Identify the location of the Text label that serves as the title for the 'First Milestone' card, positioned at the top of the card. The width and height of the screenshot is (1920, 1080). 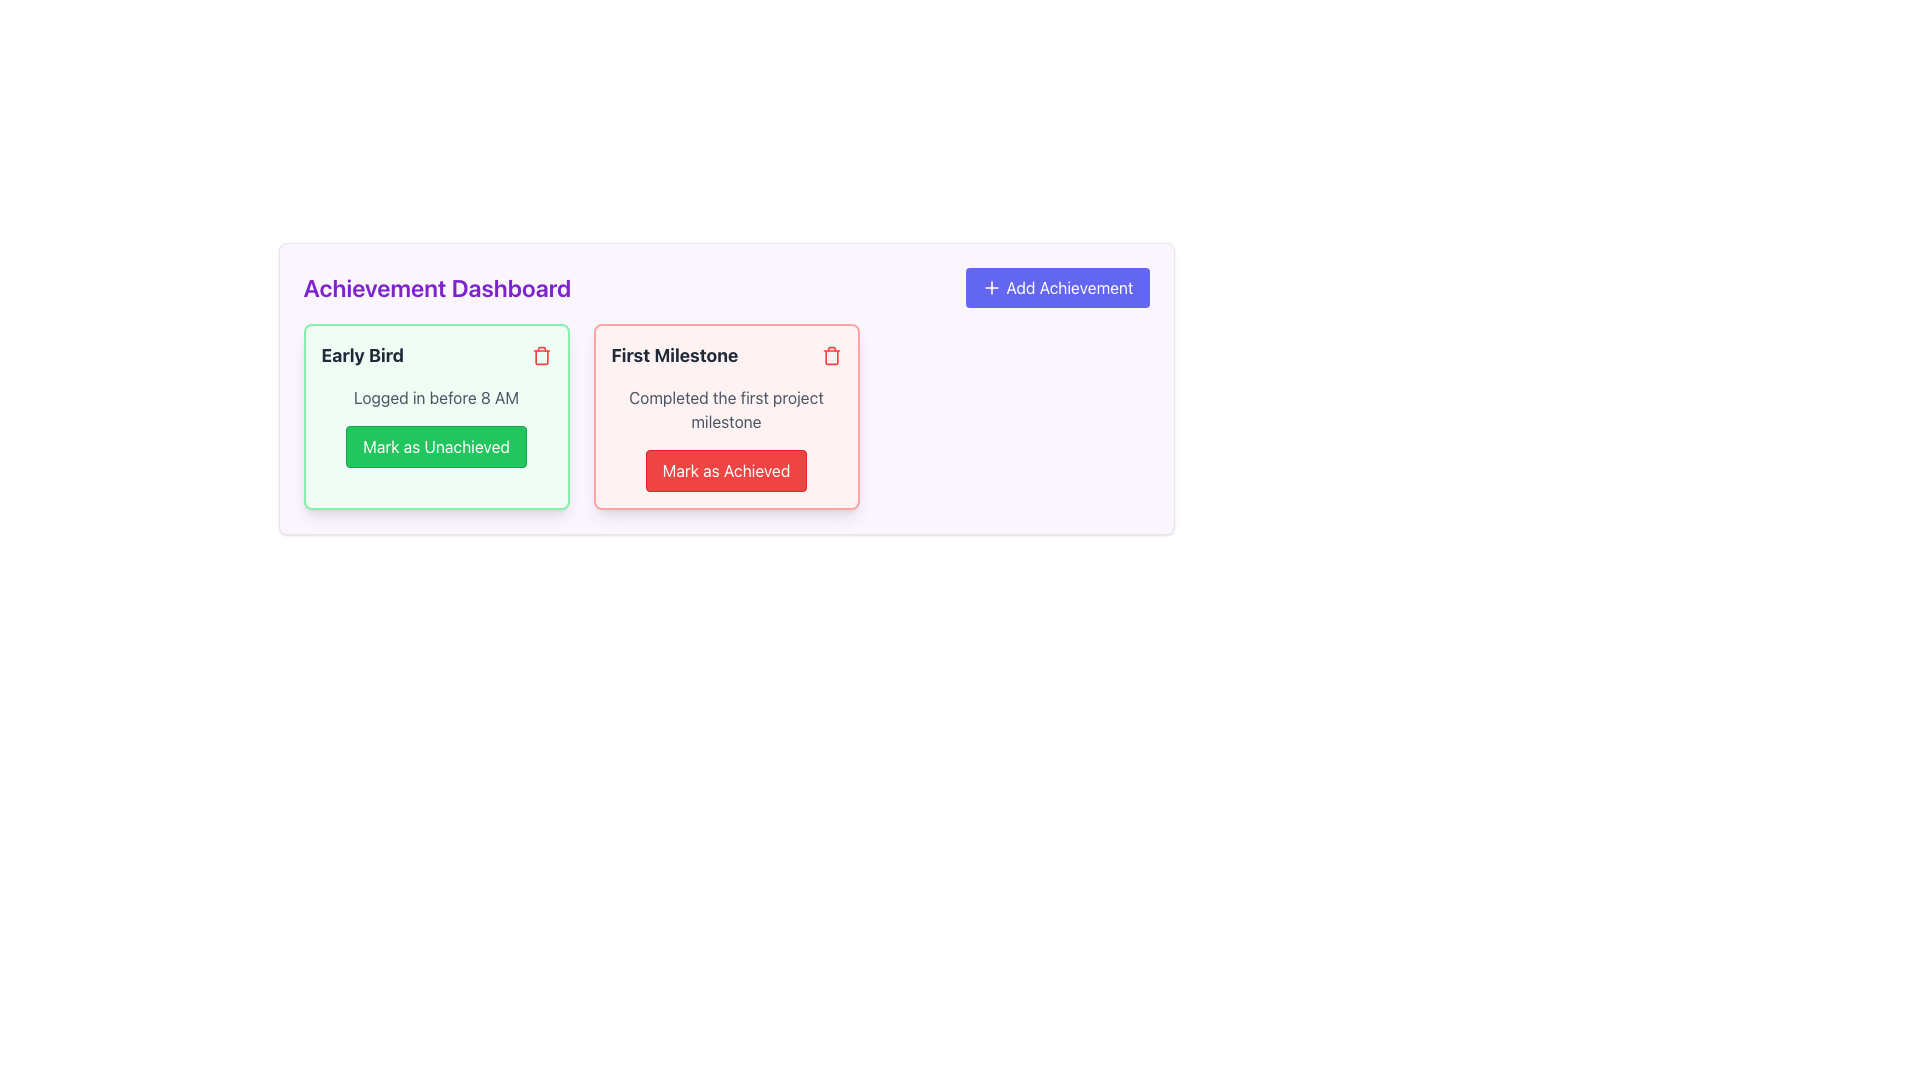
(674, 354).